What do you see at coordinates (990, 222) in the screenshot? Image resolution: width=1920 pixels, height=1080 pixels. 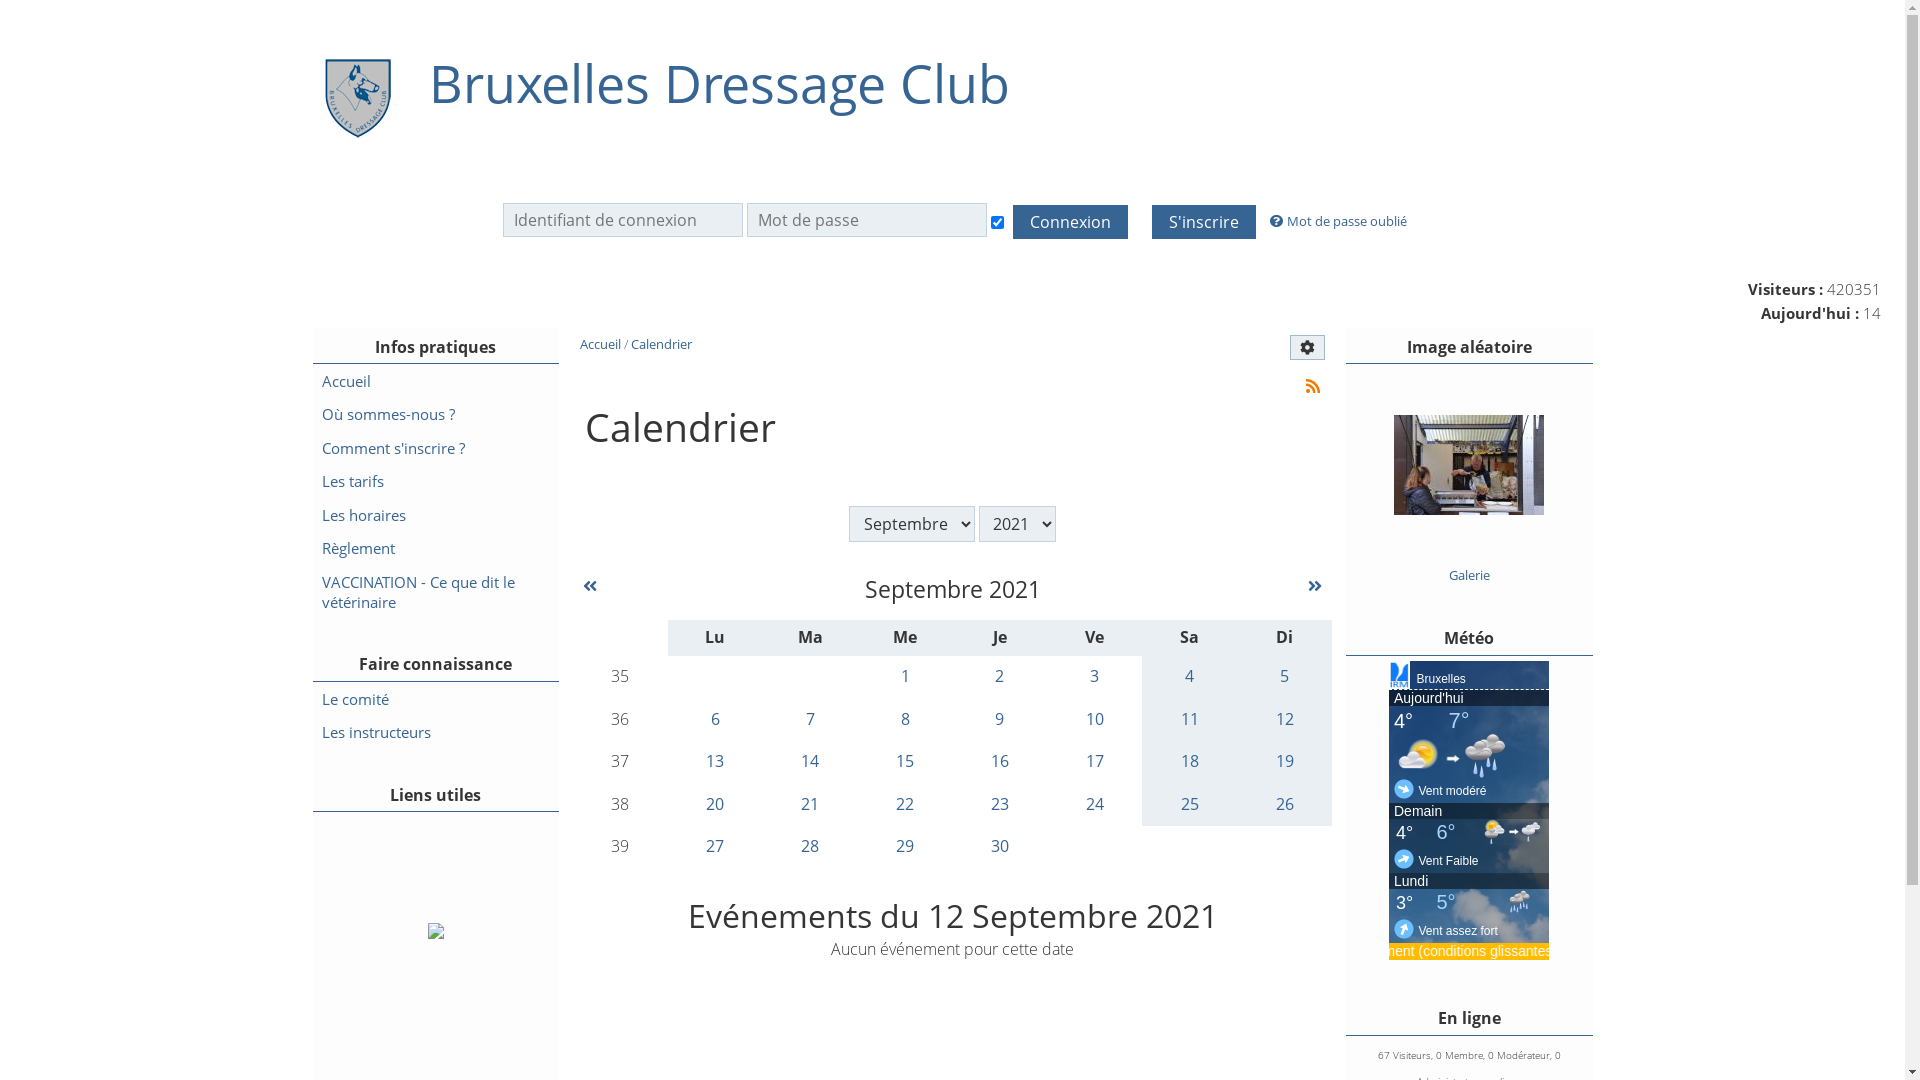 I see `'Connexion auto'` at bounding box center [990, 222].